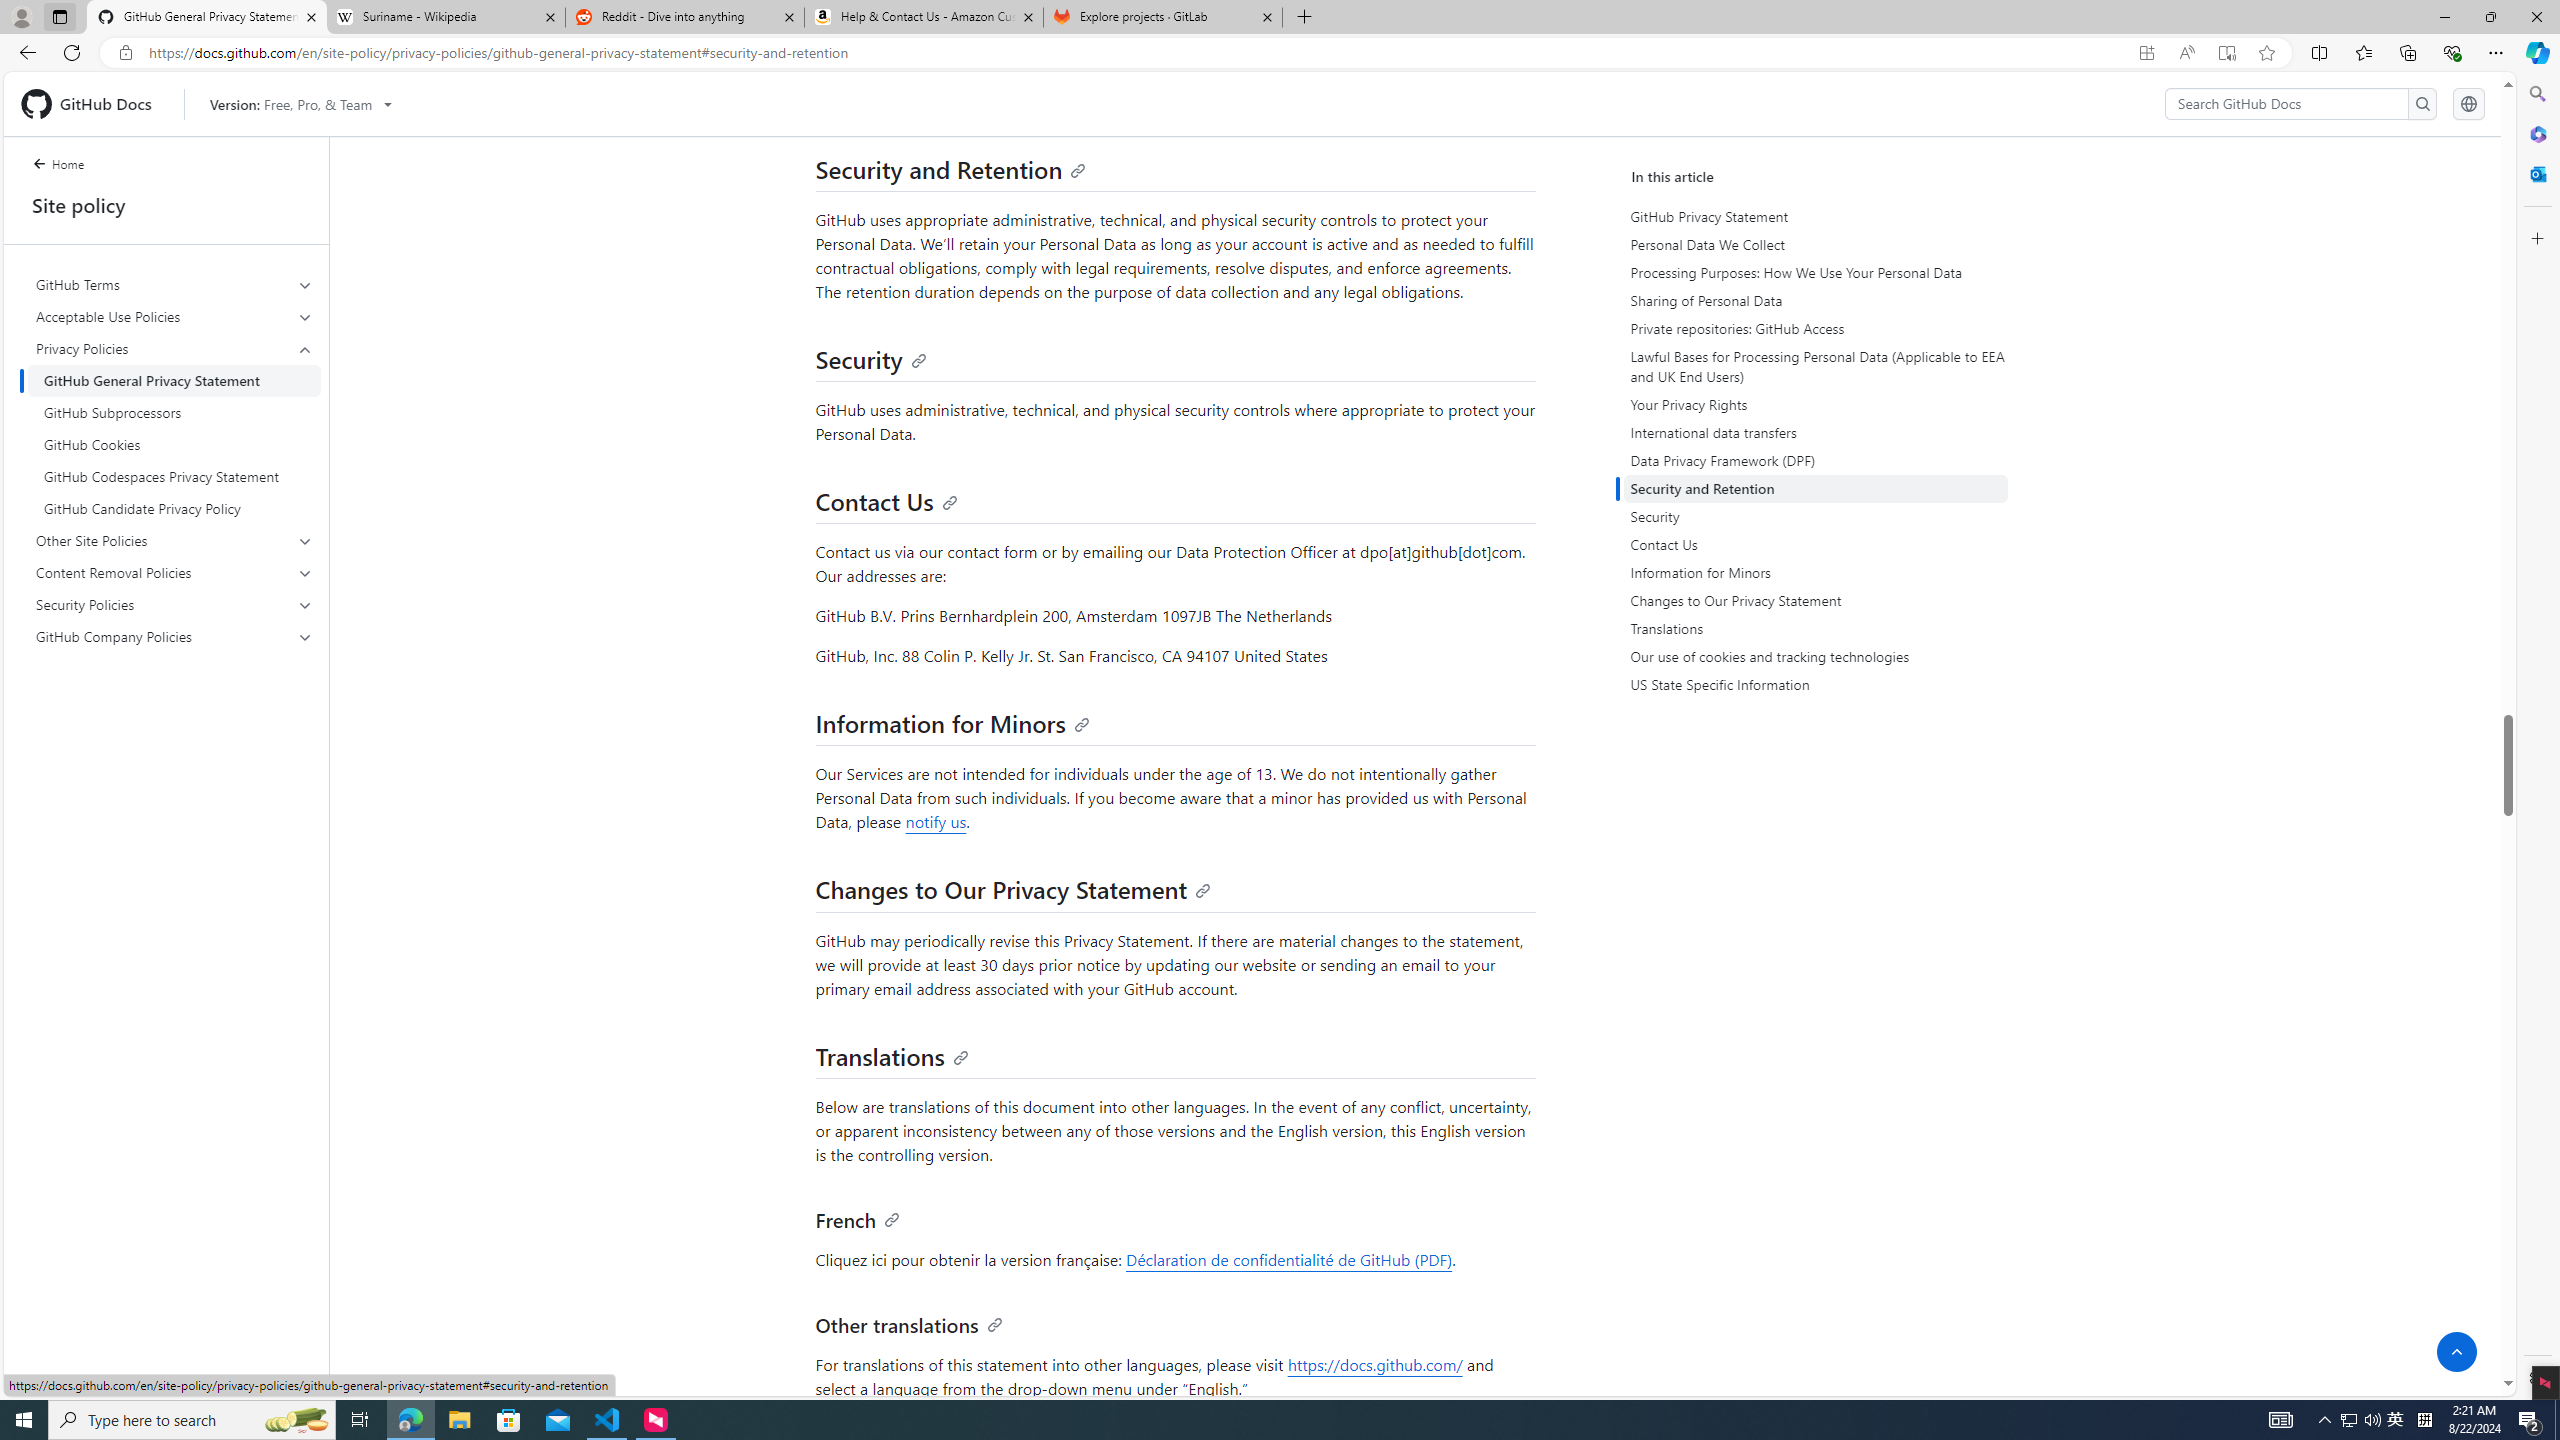 The image size is (2560, 1440). I want to click on 'Data Privacy Framework (DPF)', so click(1814, 459).